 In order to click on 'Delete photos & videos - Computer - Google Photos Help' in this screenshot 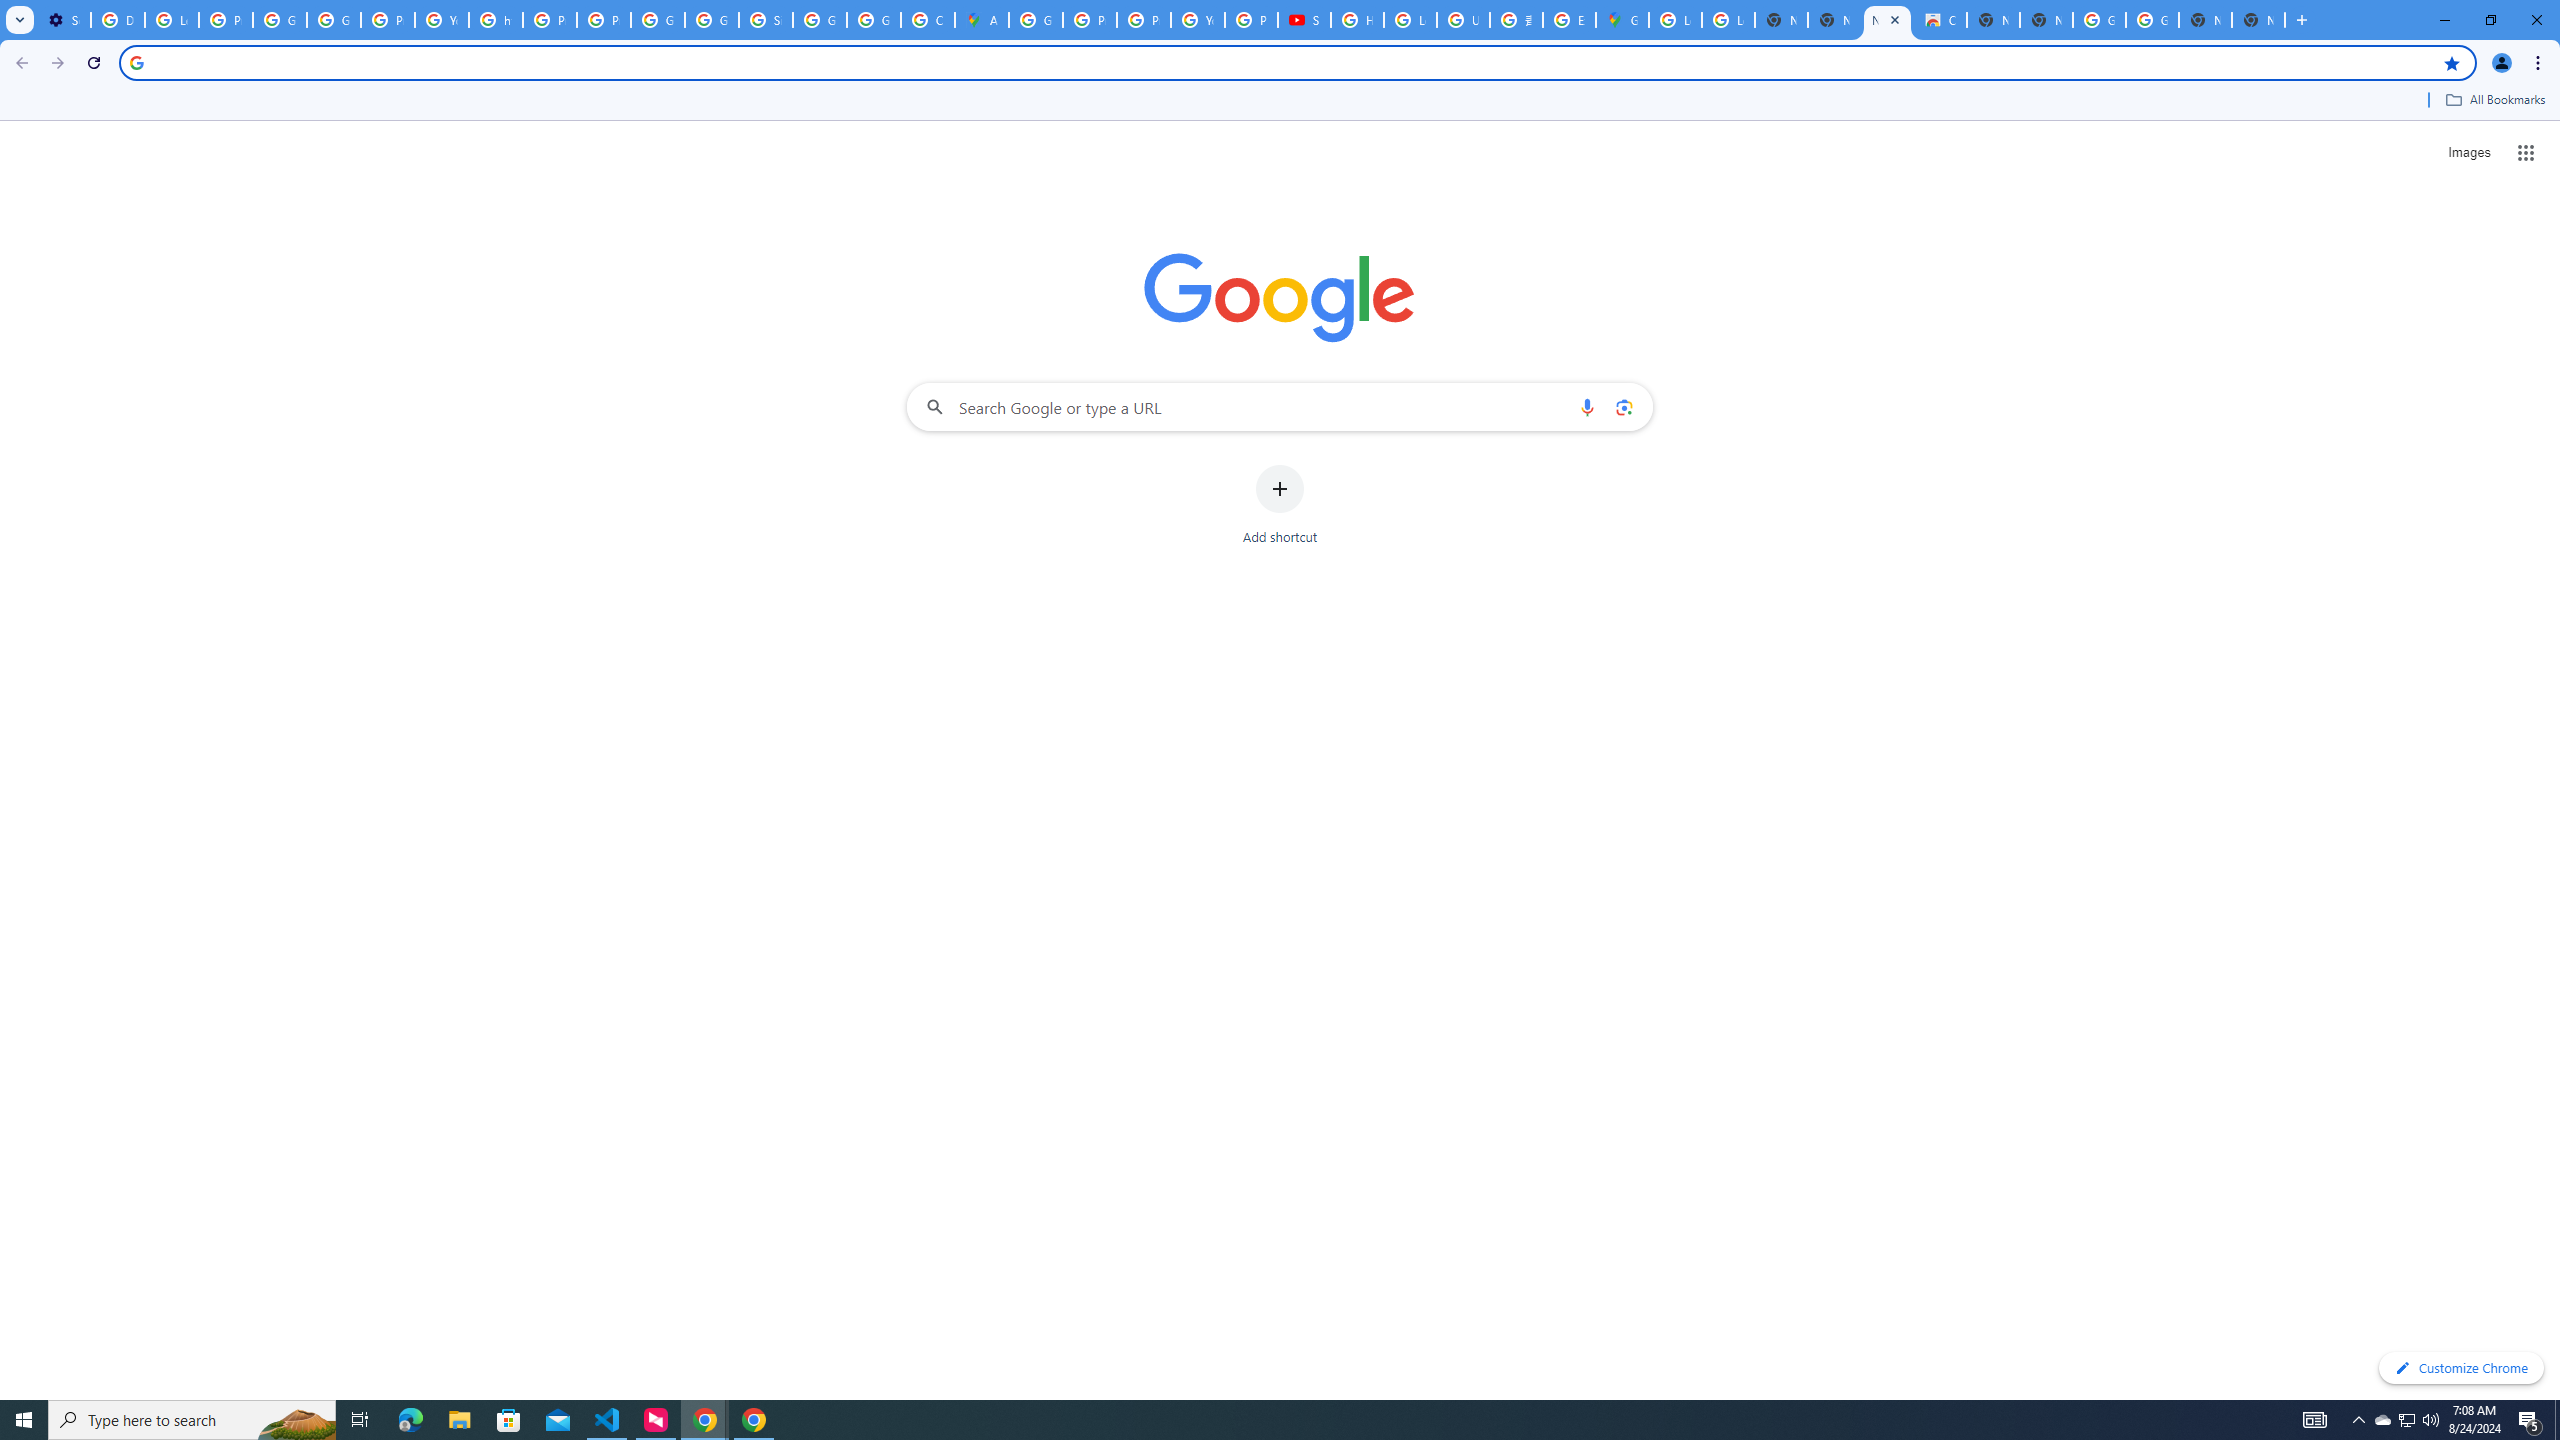, I will do `click(117, 19)`.